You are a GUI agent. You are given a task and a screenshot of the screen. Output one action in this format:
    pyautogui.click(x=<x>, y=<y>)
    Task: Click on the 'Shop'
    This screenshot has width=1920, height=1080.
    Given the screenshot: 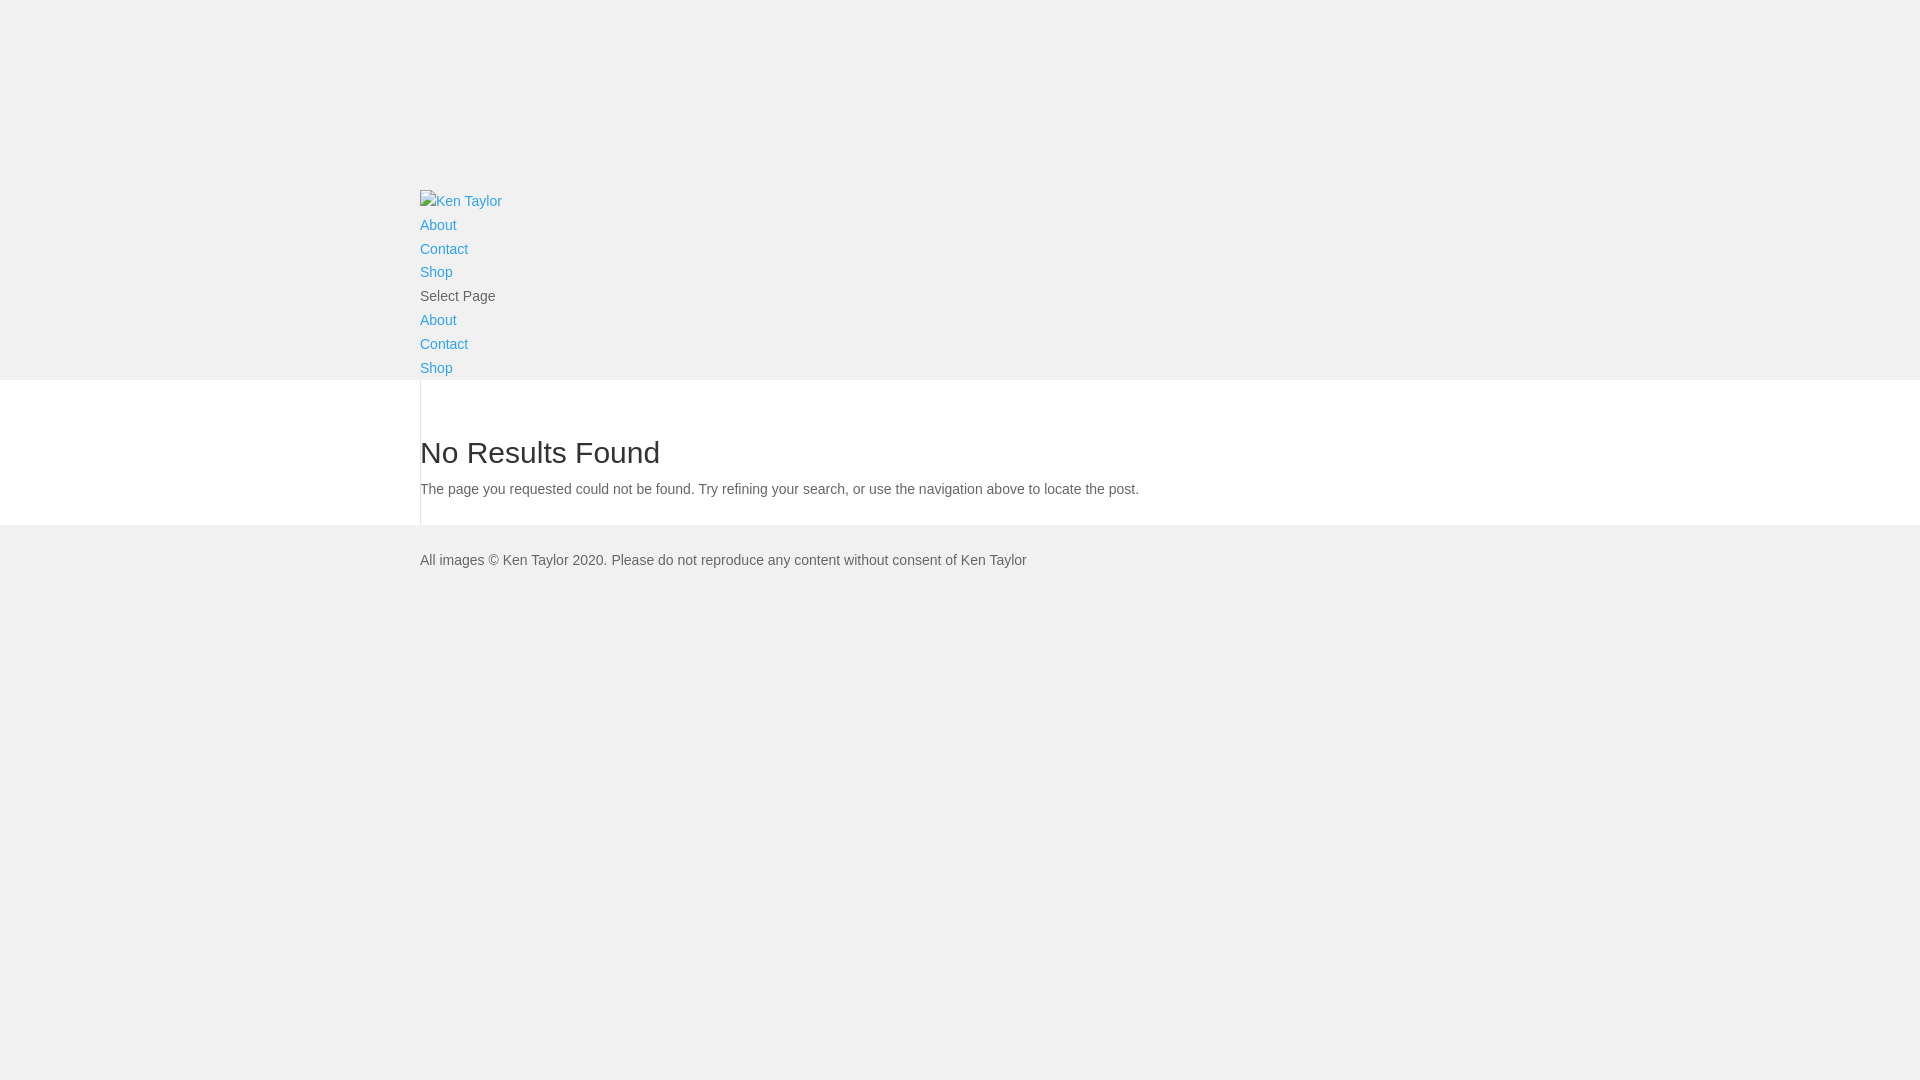 What is the action you would take?
    pyautogui.click(x=419, y=367)
    